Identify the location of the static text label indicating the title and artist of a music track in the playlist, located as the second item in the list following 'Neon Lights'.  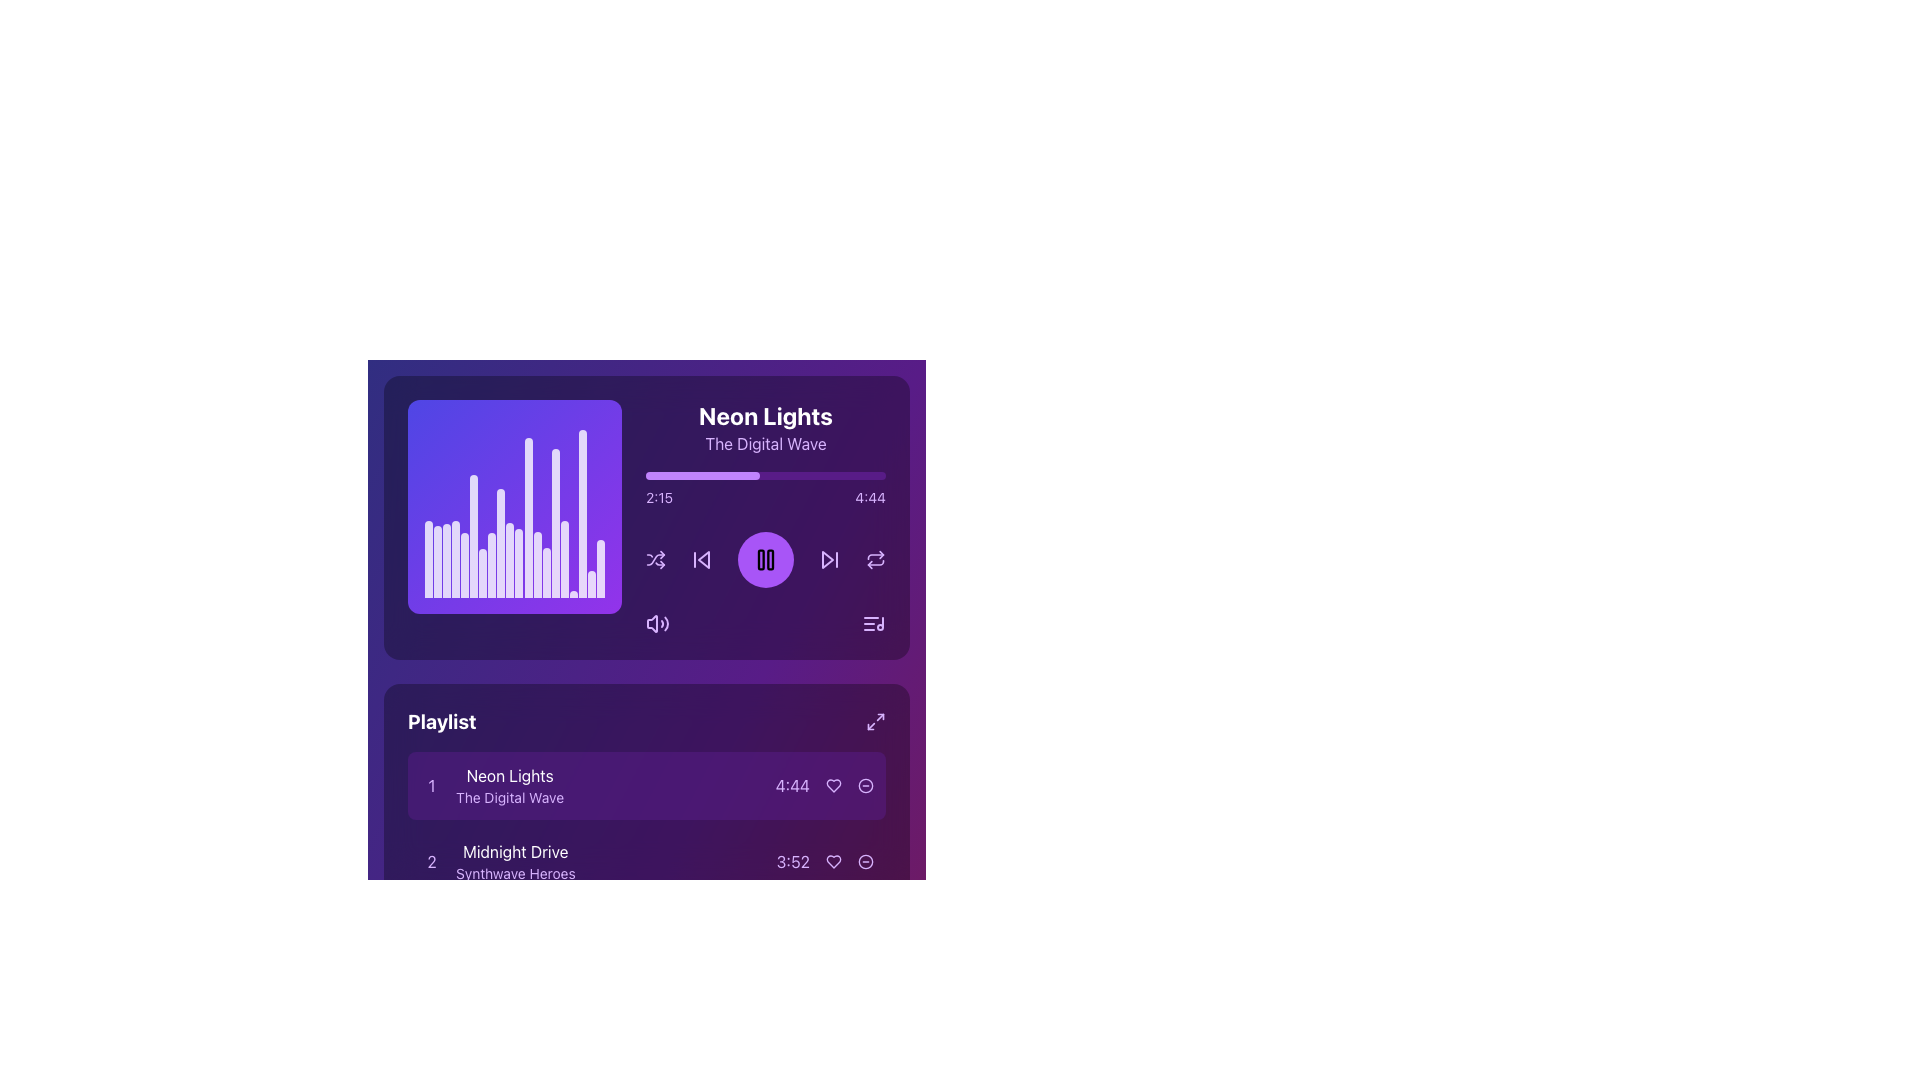
(515, 860).